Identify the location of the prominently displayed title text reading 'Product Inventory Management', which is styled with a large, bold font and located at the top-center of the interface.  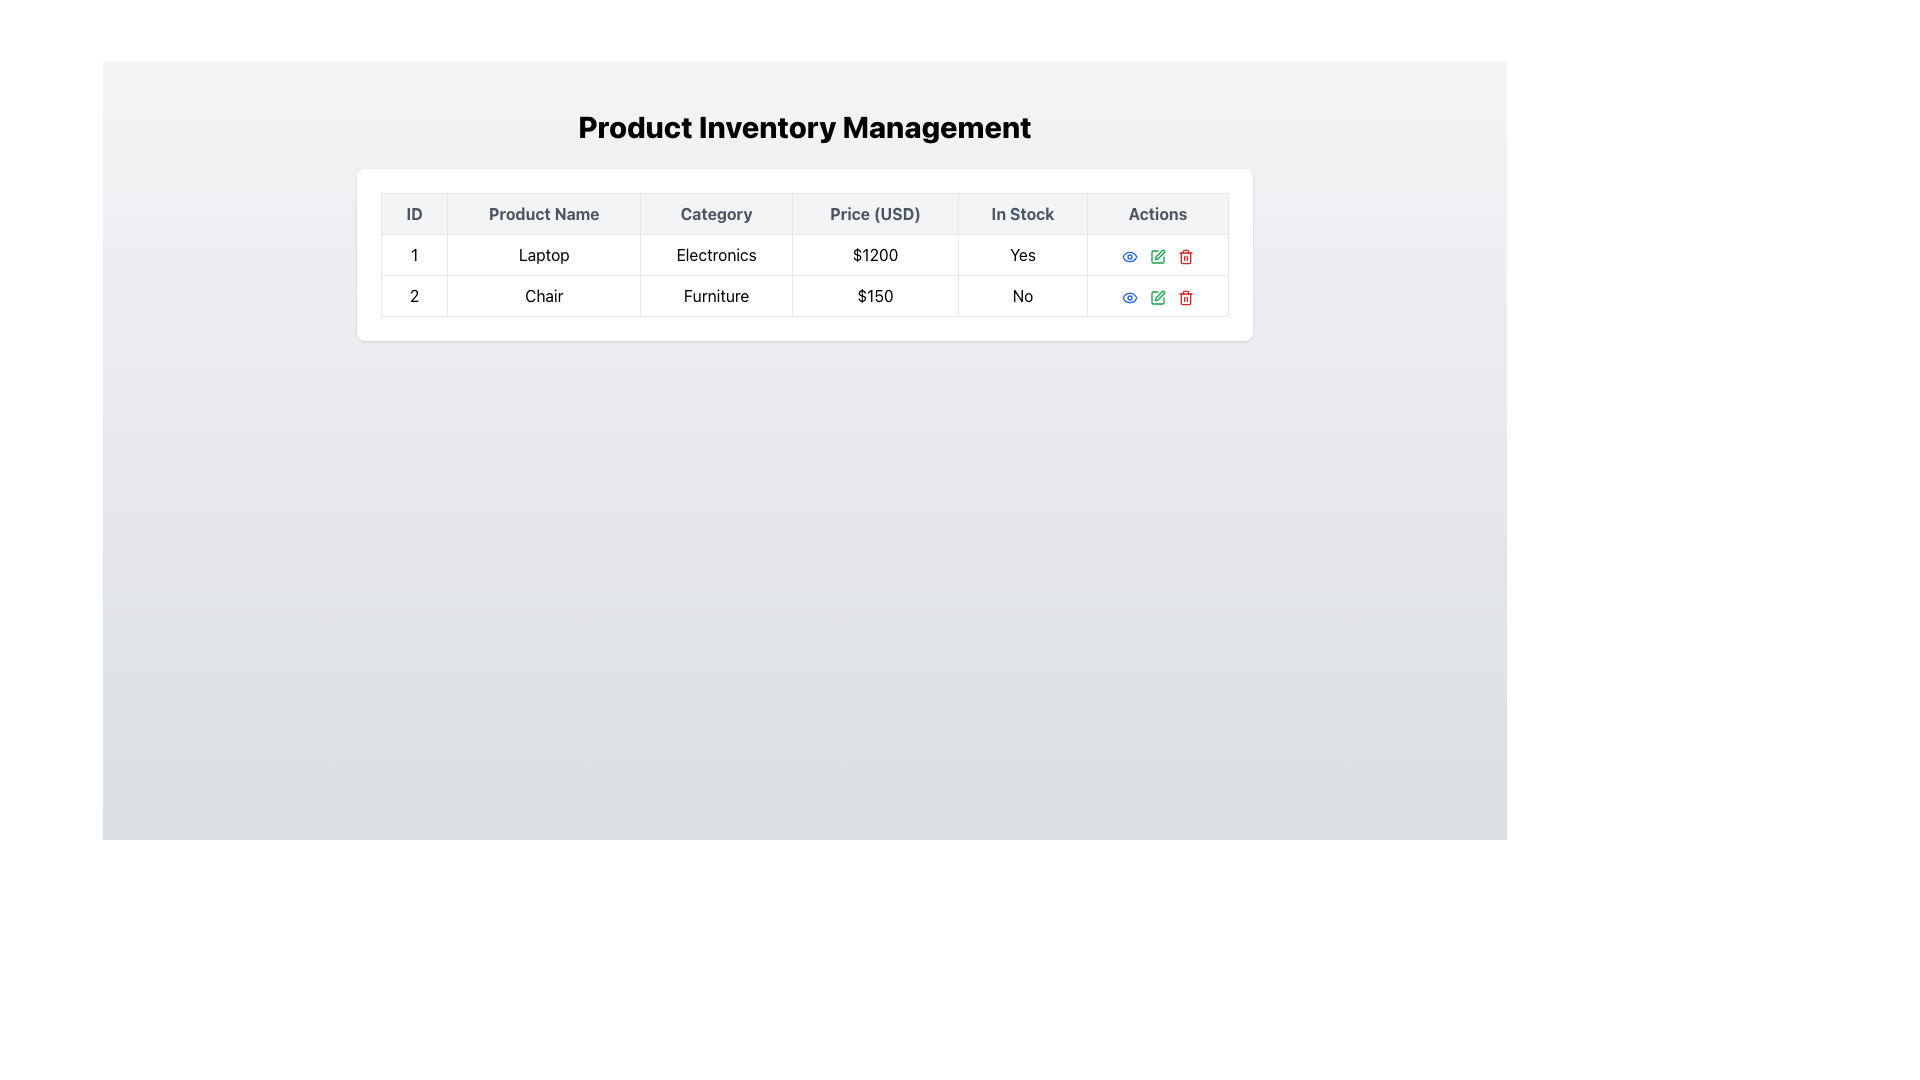
(805, 127).